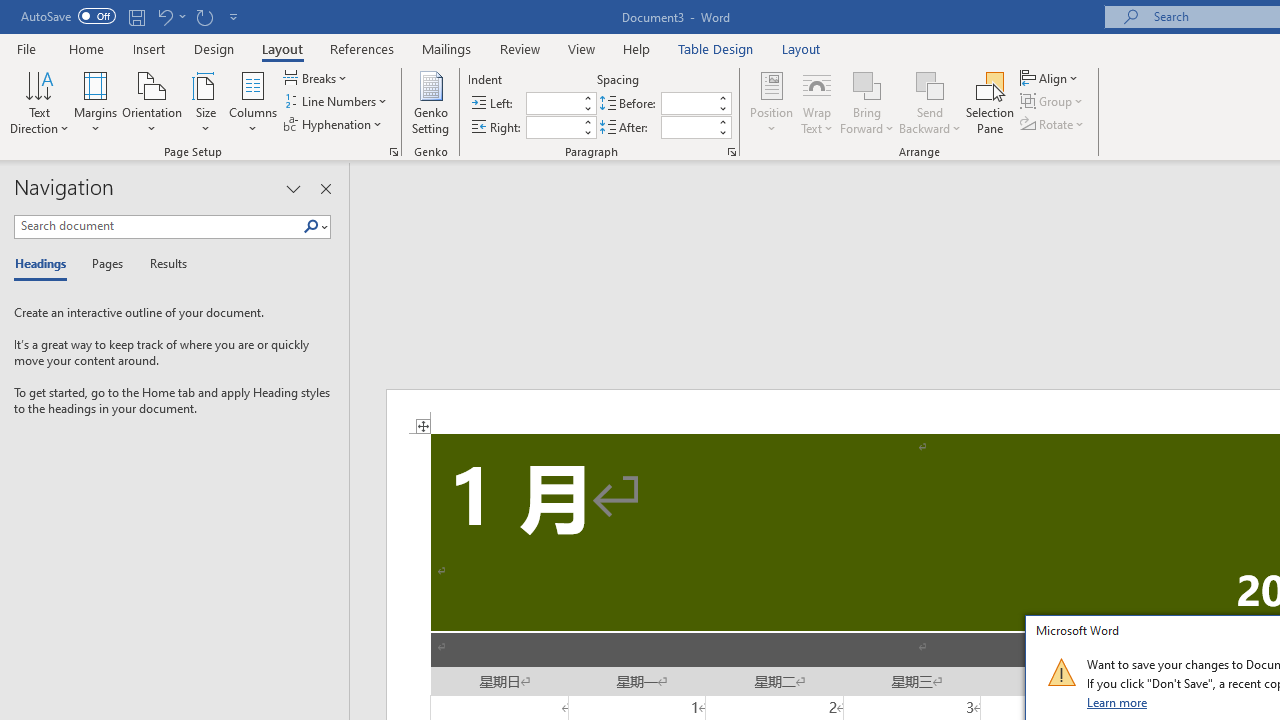 The height and width of the screenshot is (720, 1280). Describe the element at coordinates (316, 77) in the screenshot. I see `'Breaks'` at that location.